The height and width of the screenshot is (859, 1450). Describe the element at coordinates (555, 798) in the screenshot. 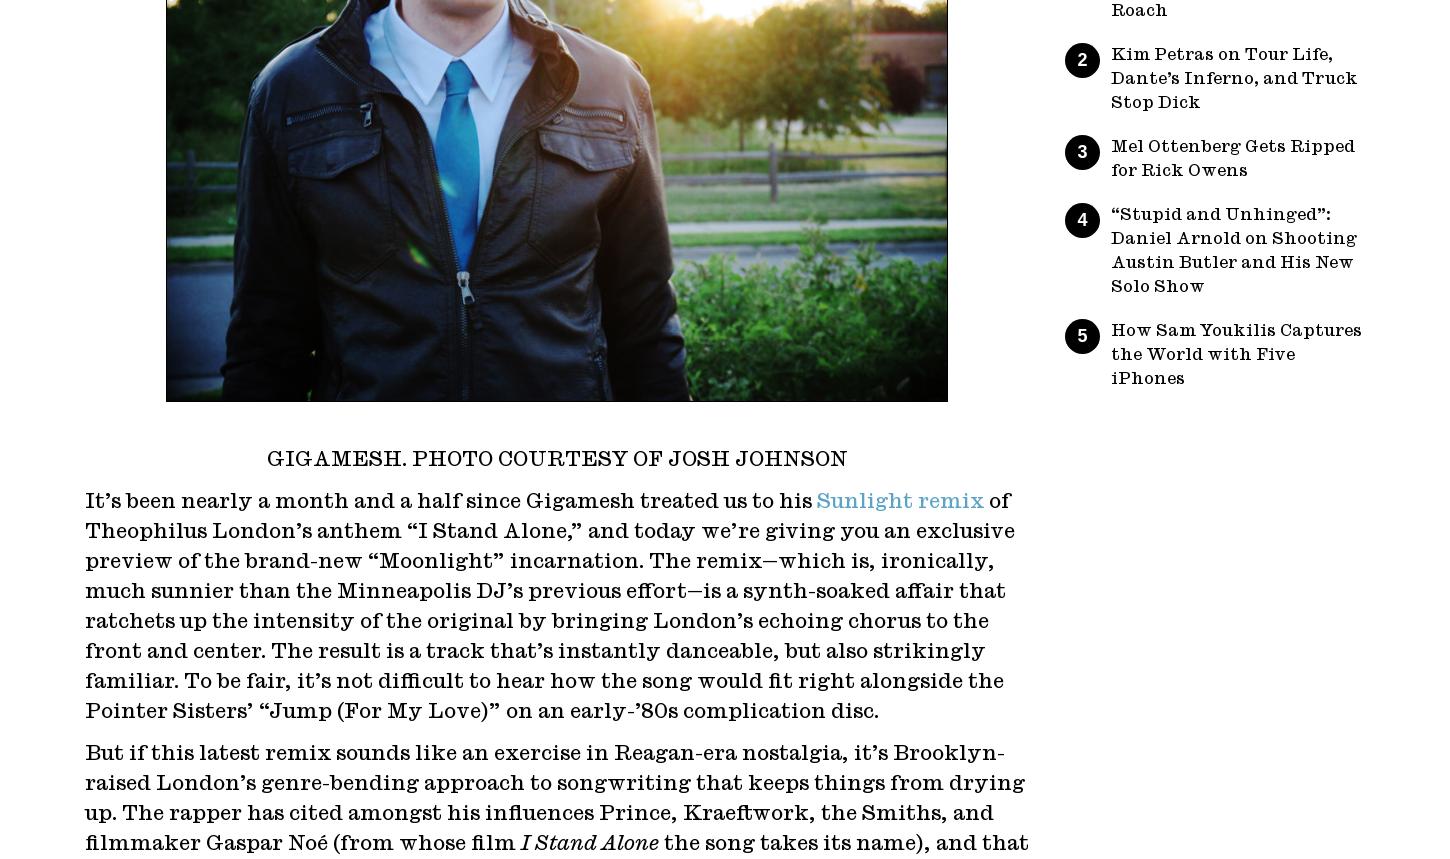

I see `'But if this latest remix sounds like an exercise in Reagan-era nostalgia, it’s Brooklyn-raised London’s genre-bending approach to songwriting that keeps things from drying up. The rapper has cited amongst his influences Prince, Kraeftwork, the Smiths, and filmmaker Gaspar Noé (from whose film'` at that location.